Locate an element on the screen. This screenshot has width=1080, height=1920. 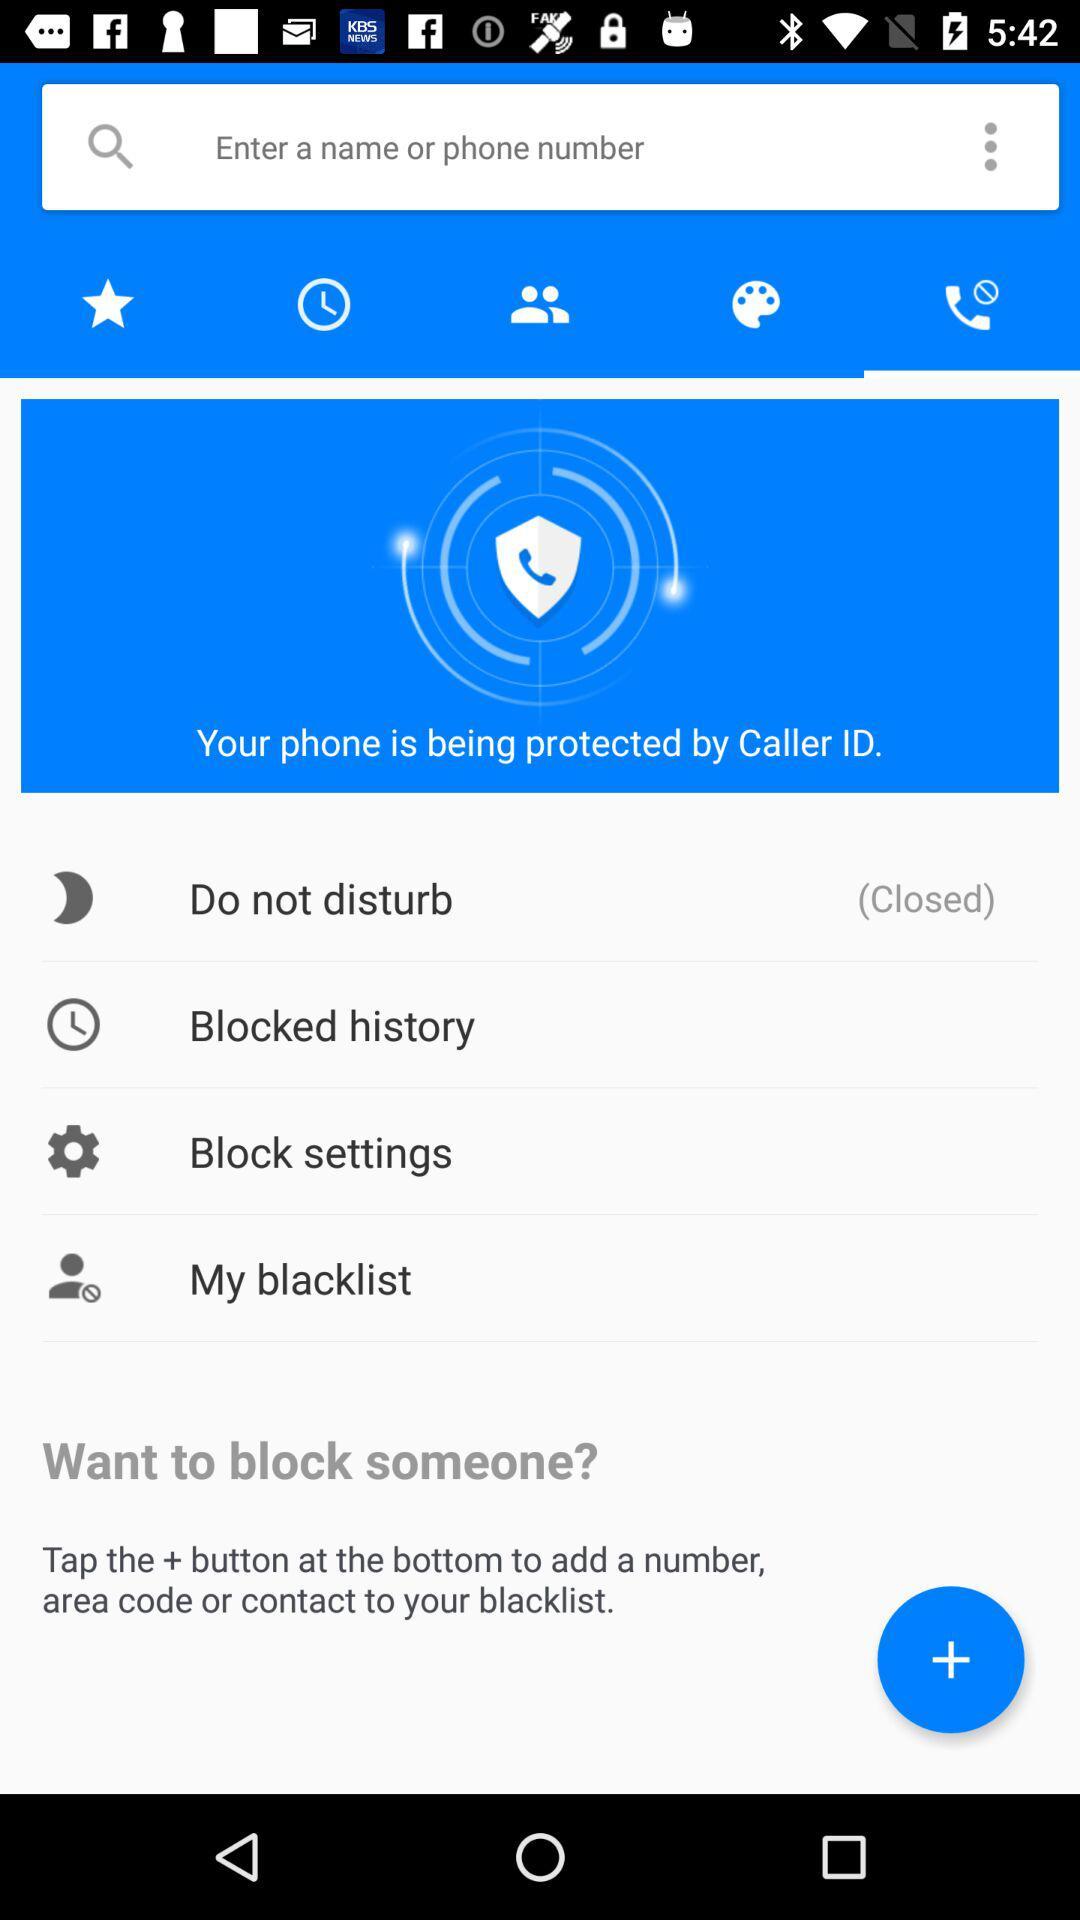
favorites is located at coordinates (108, 303).